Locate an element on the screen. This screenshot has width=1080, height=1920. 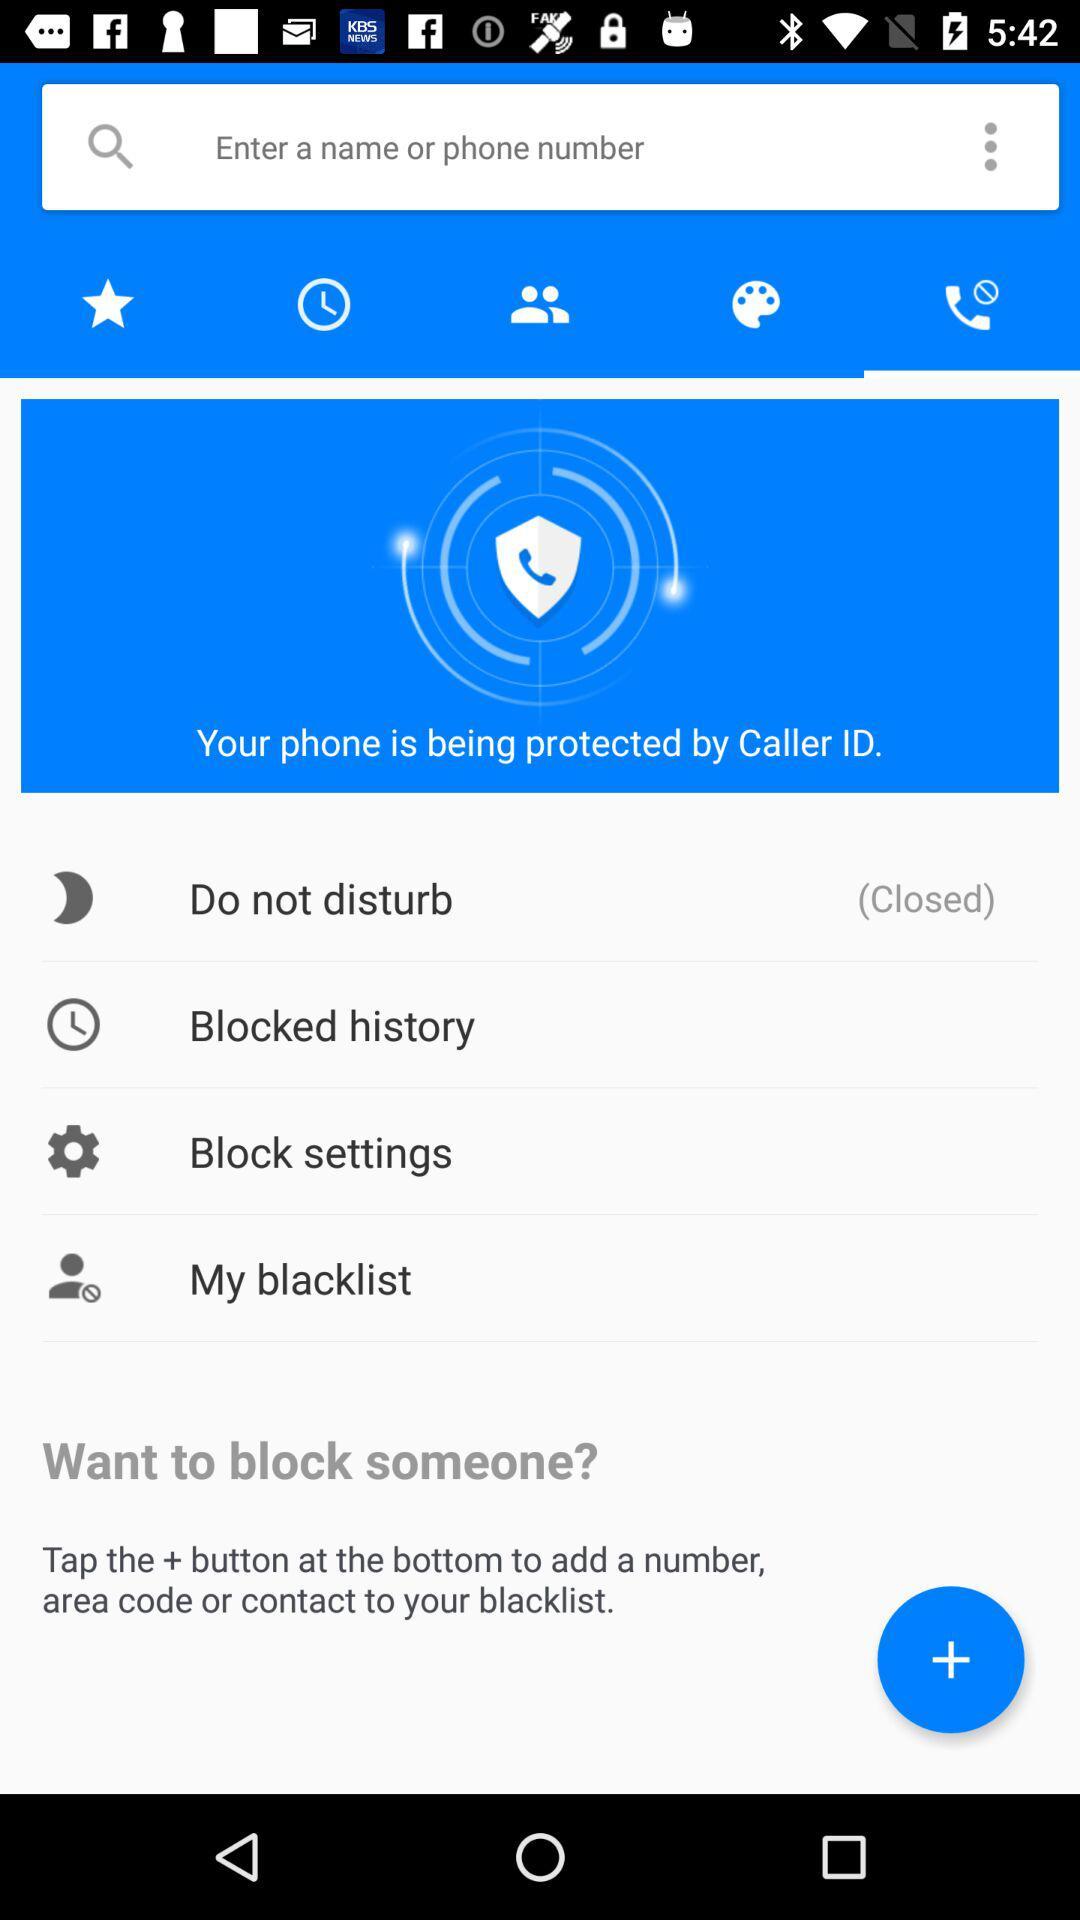
favorites is located at coordinates (108, 303).